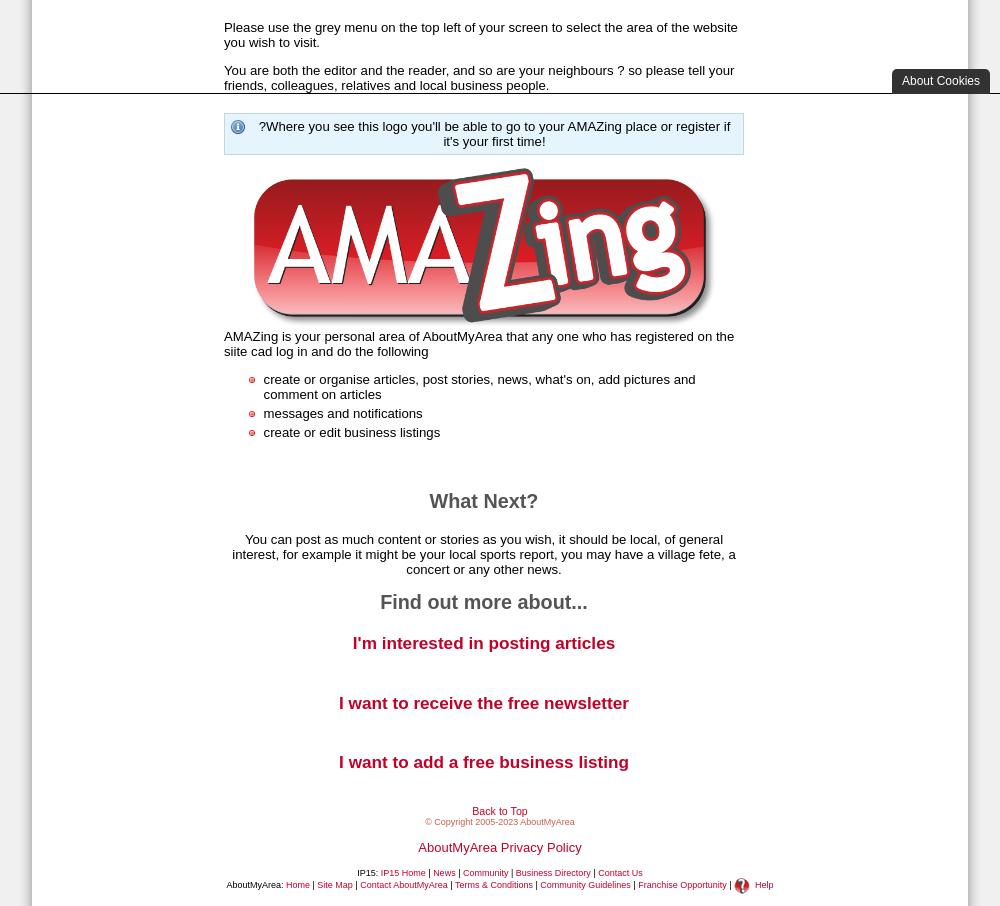 This screenshot has height=906, width=1000. What do you see at coordinates (493, 132) in the screenshot?
I see `'?Where you see this logo you'll be able to go to your AMAZing place or register if it's your first time!'` at bounding box center [493, 132].